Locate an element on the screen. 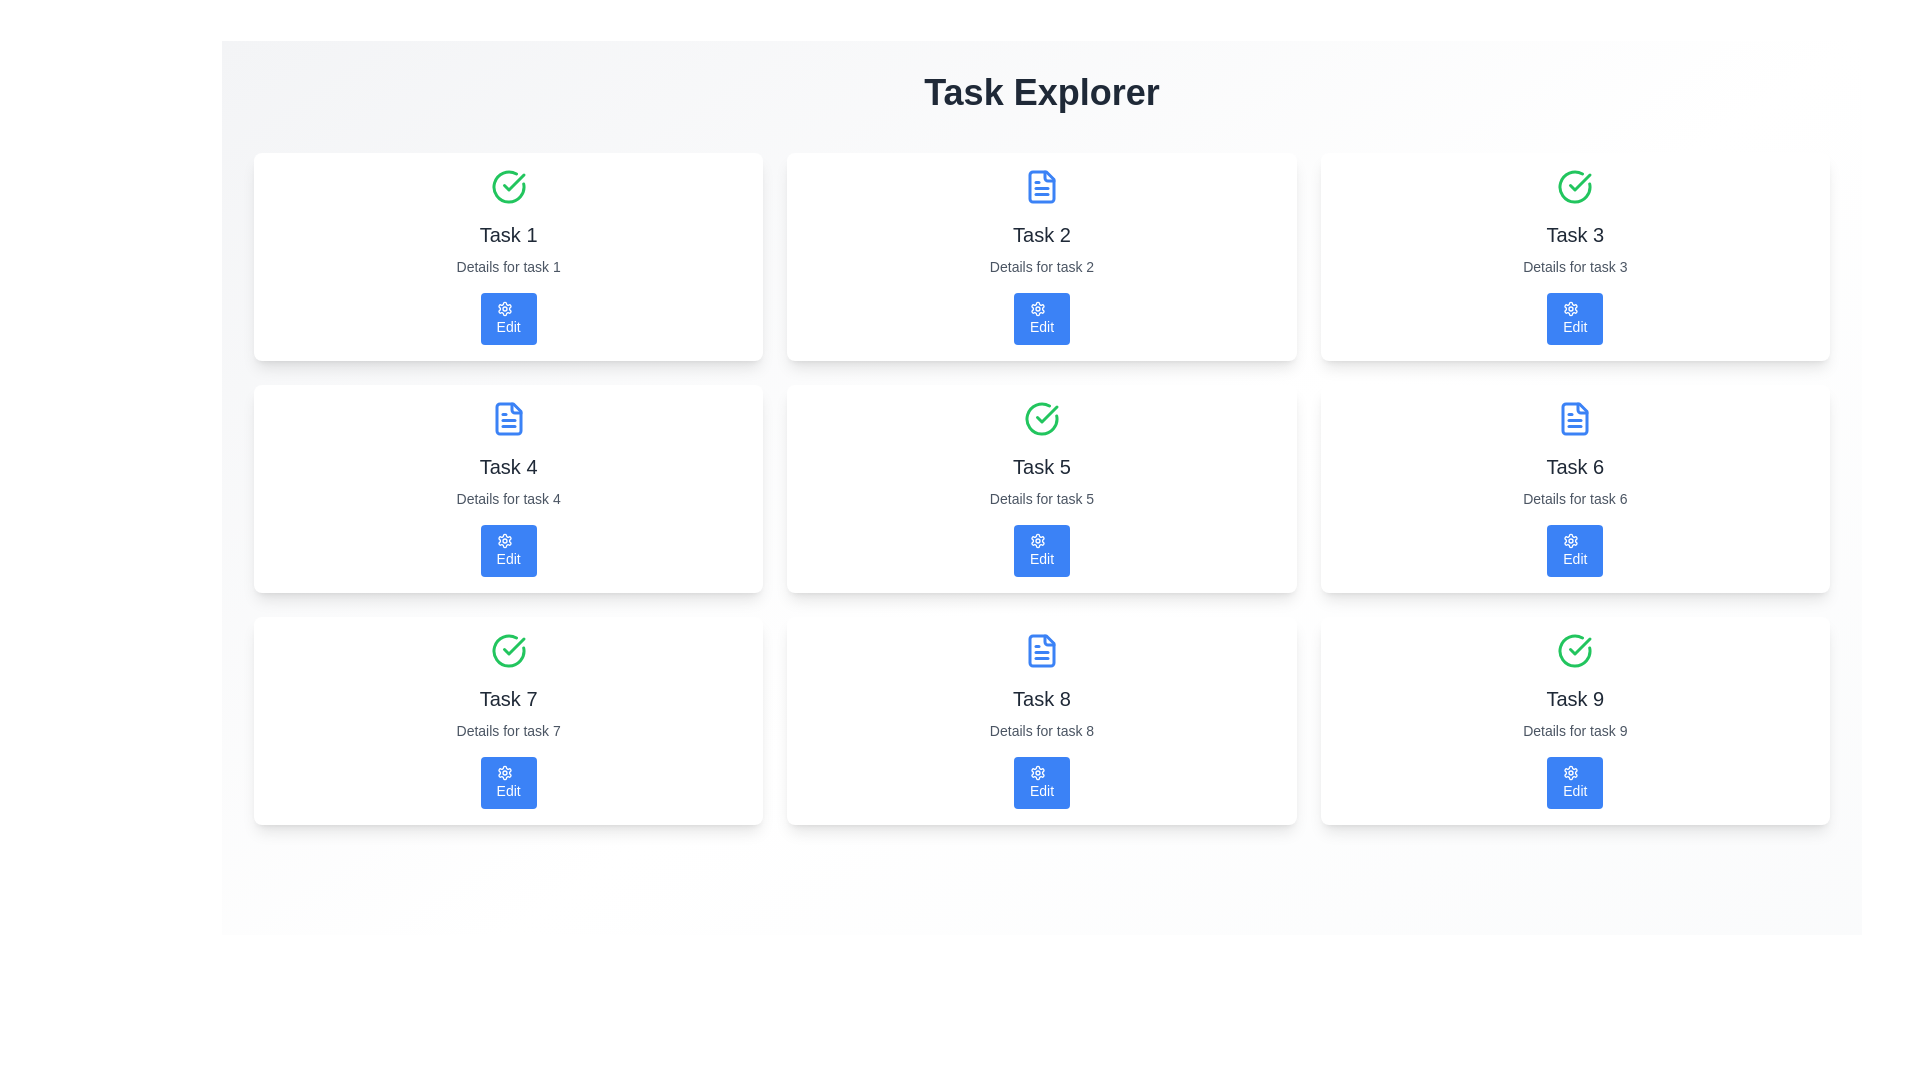  the decorative checkmark graphic within the SVG element indicating the successful status of 'Task 5' is located at coordinates (1046, 413).